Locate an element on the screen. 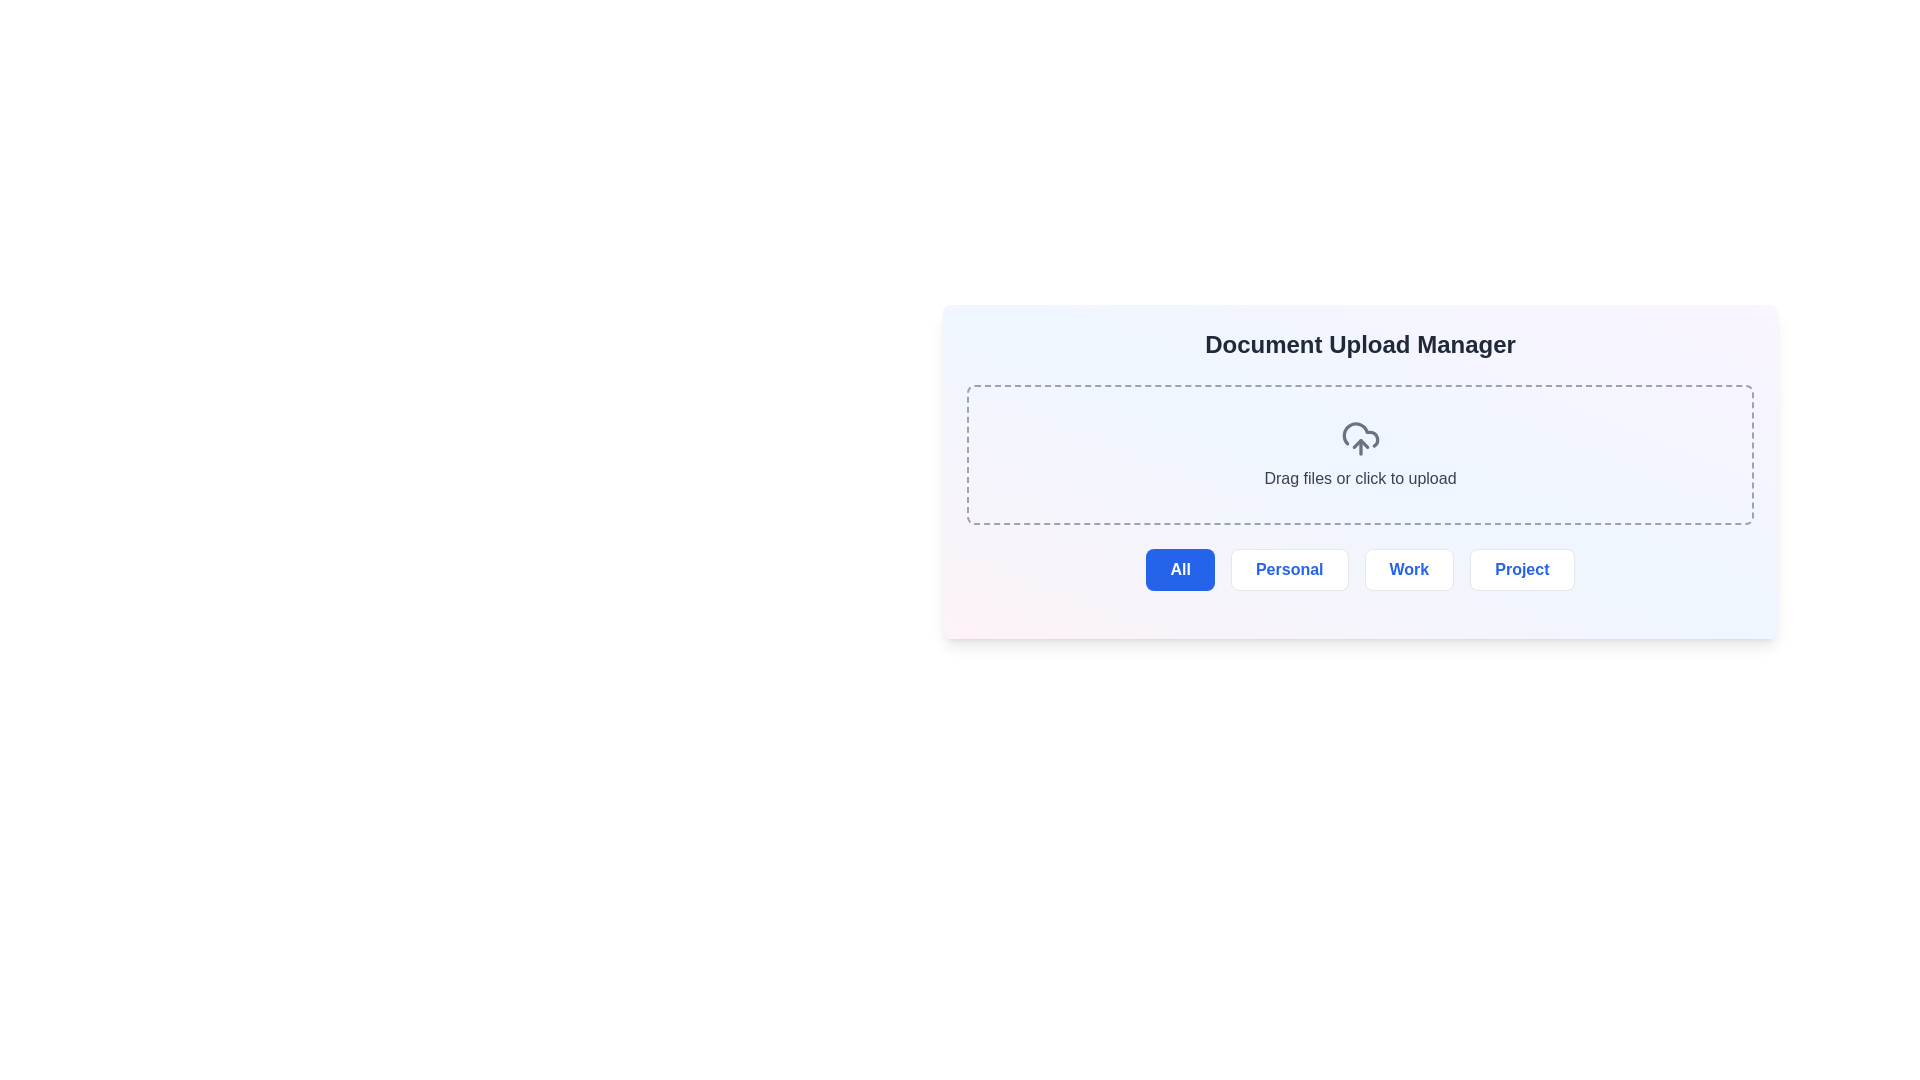 This screenshot has height=1080, width=1920. the 'Work' filter button in the Document Upload Manager system is located at coordinates (1408, 570).